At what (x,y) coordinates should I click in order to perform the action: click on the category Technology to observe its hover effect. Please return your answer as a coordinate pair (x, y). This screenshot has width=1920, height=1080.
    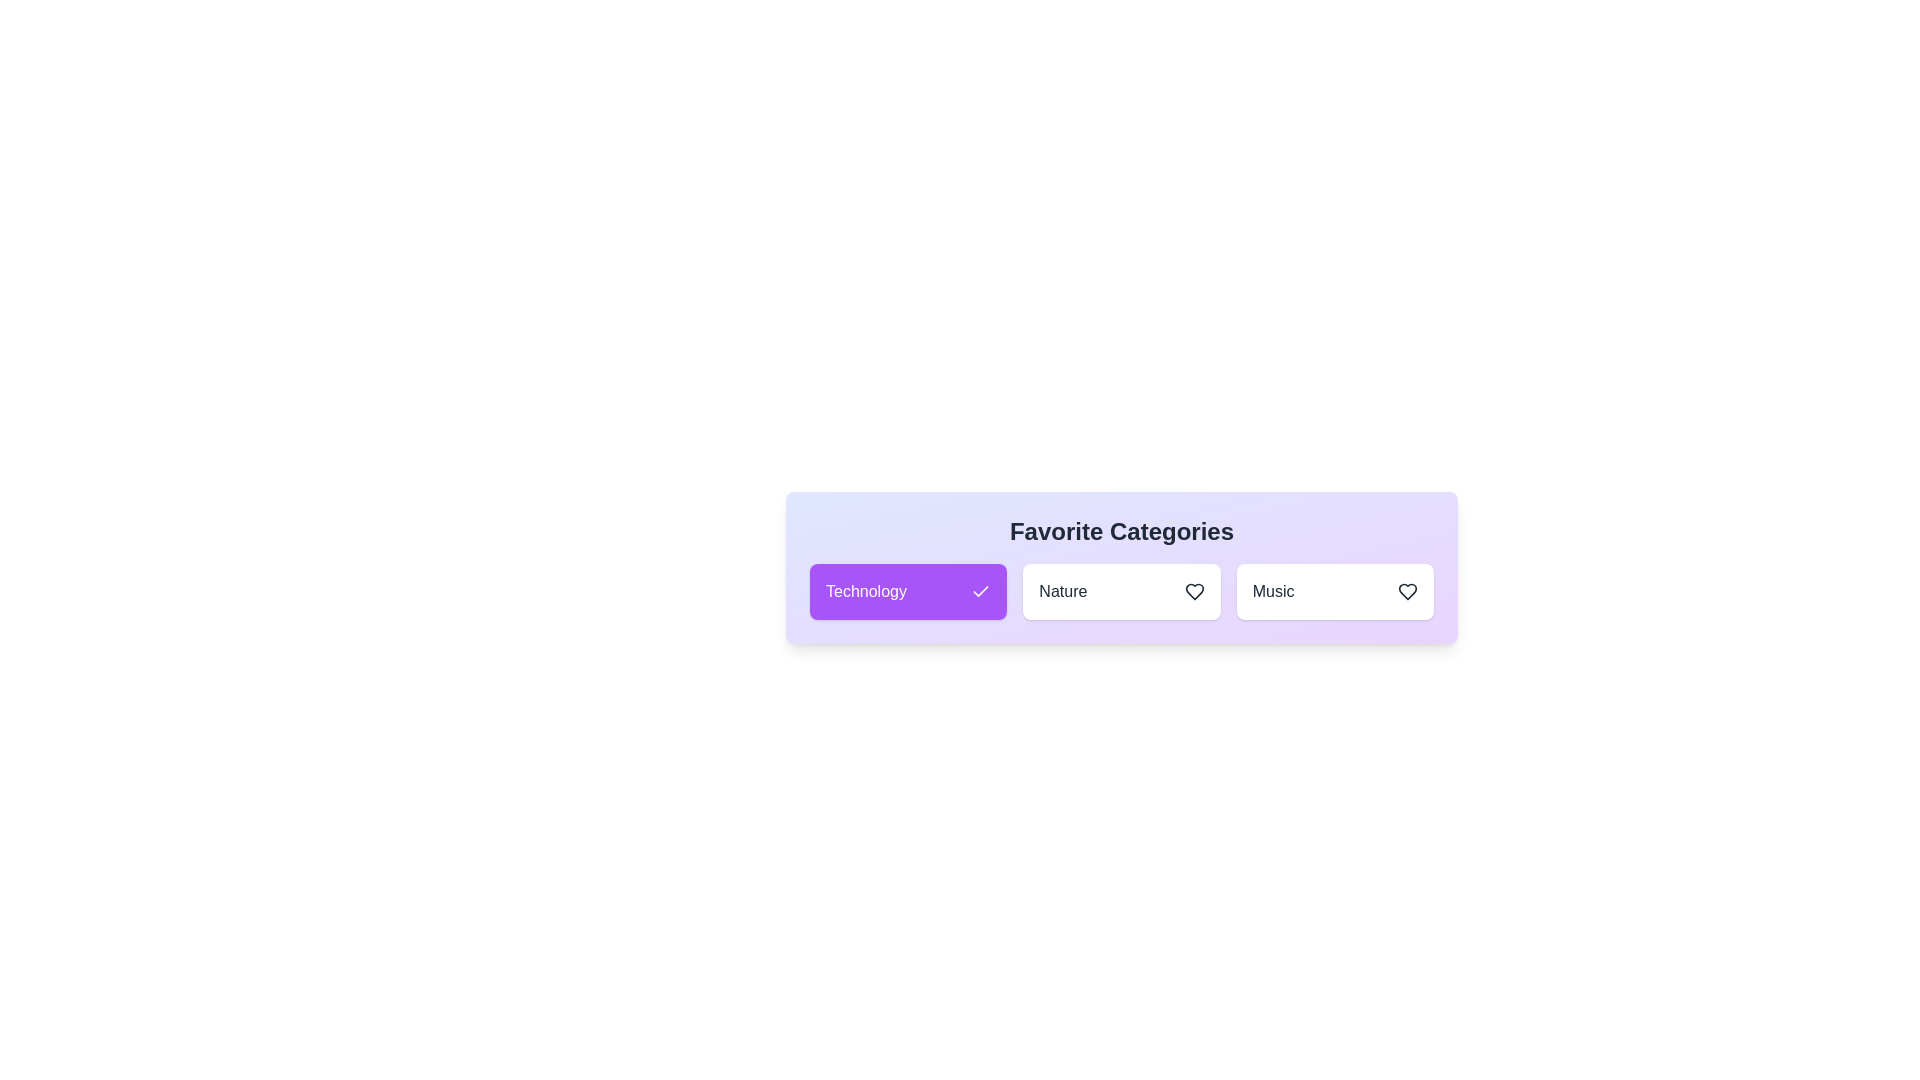
    Looking at the image, I should click on (907, 590).